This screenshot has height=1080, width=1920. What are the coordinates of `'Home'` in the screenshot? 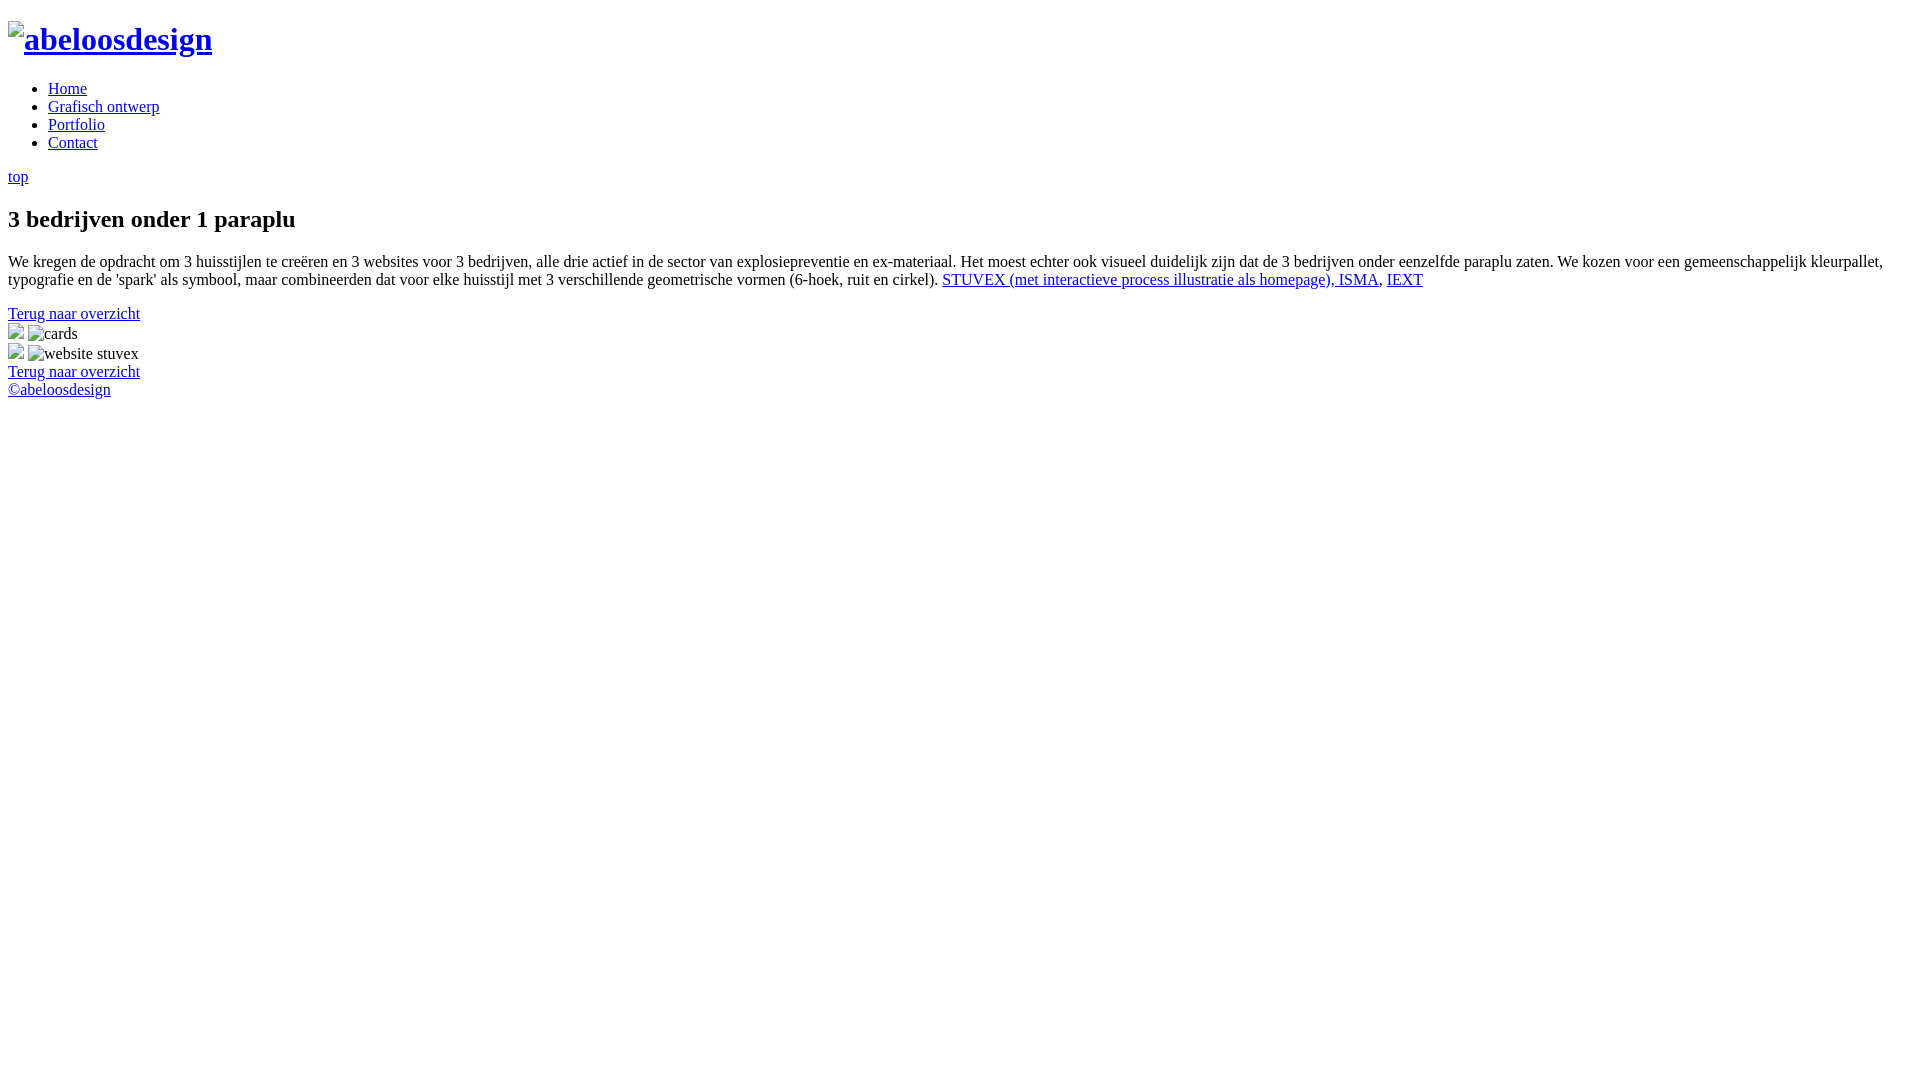 It's located at (67, 87).